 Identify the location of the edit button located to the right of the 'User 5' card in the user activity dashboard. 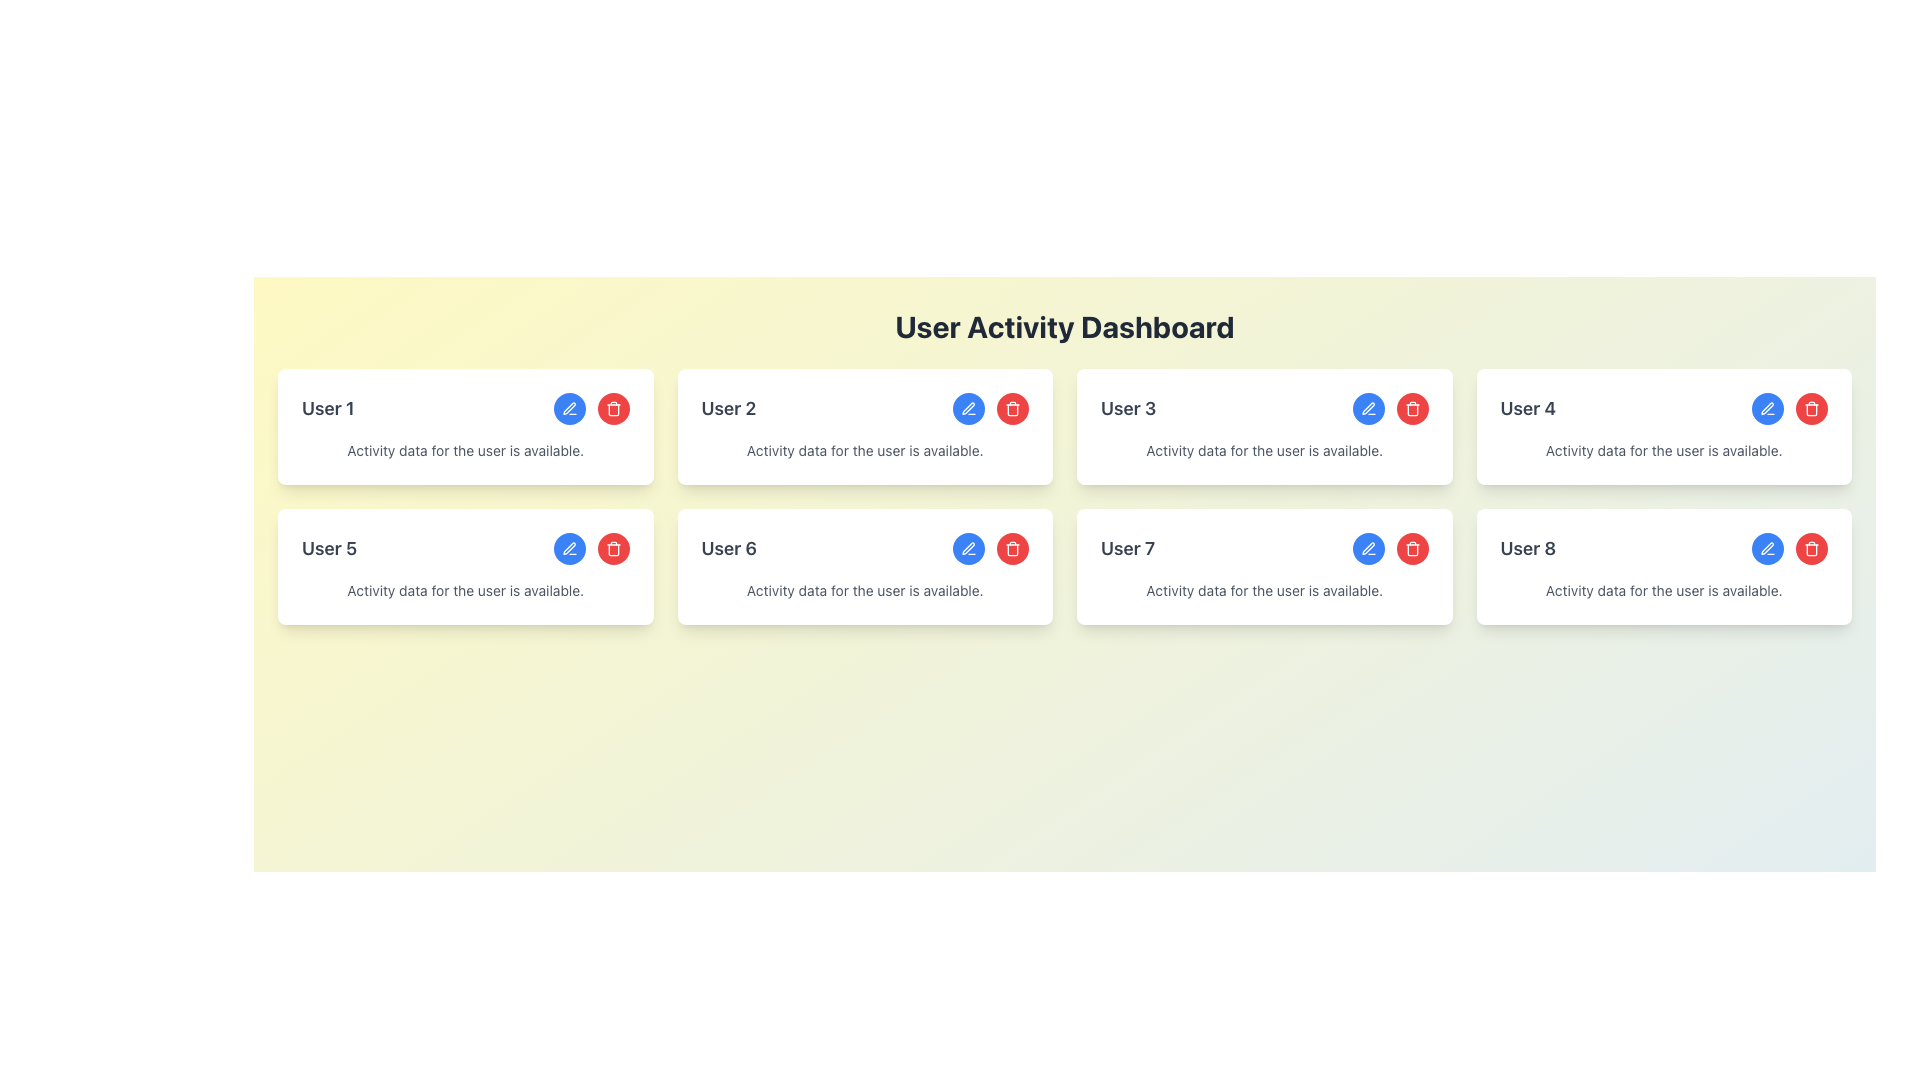
(568, 548).